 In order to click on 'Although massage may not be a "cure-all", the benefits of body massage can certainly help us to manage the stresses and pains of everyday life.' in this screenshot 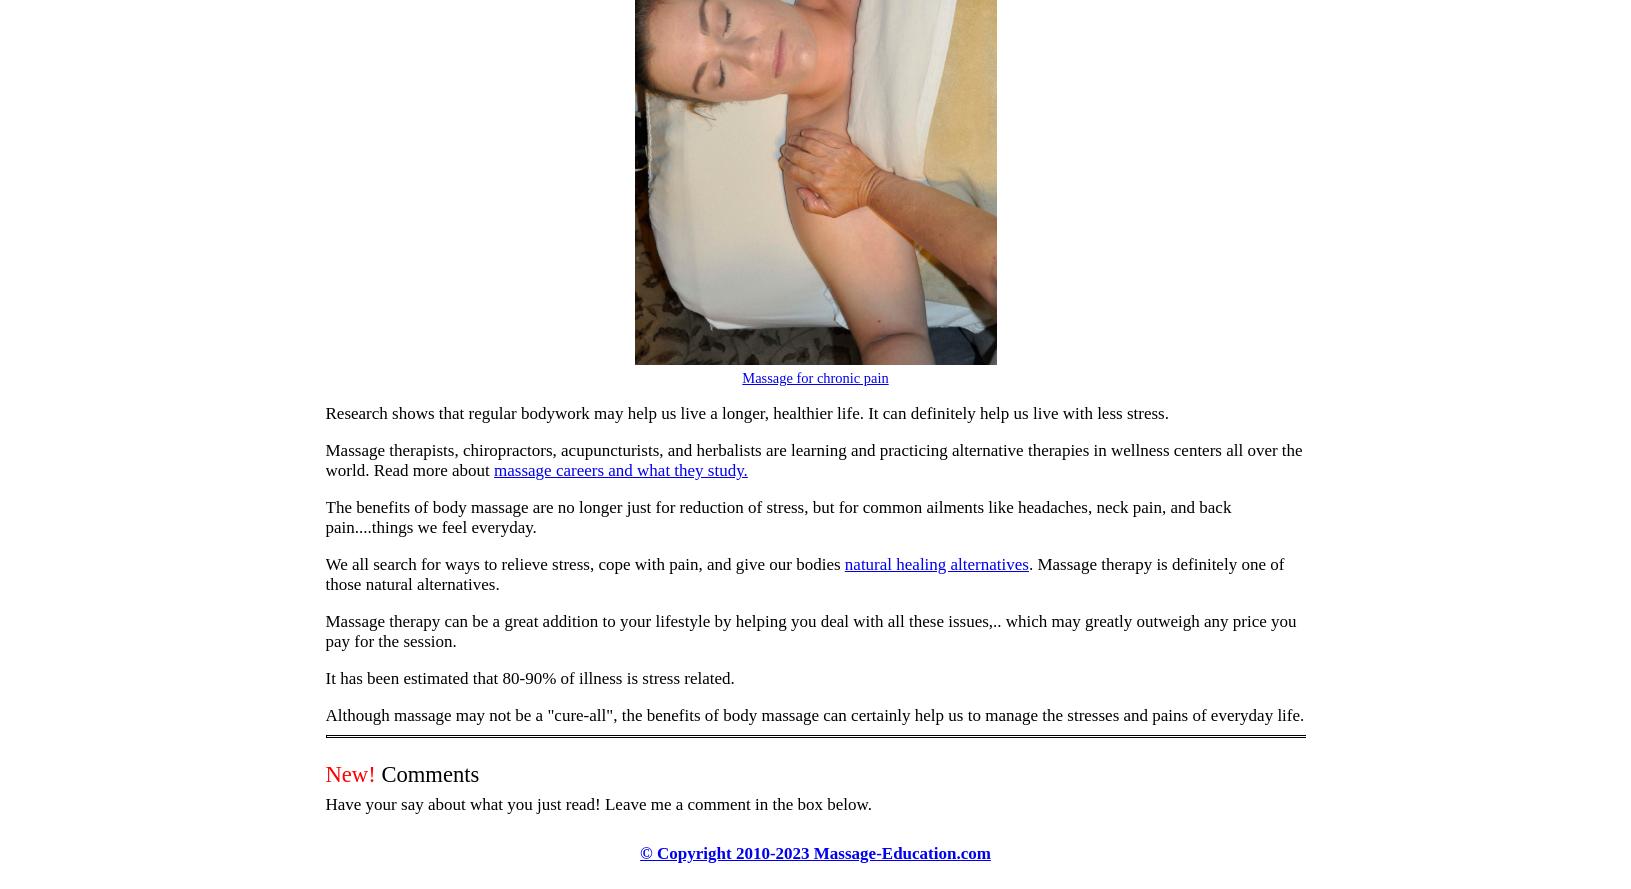, I will do `click(324, 714)`.